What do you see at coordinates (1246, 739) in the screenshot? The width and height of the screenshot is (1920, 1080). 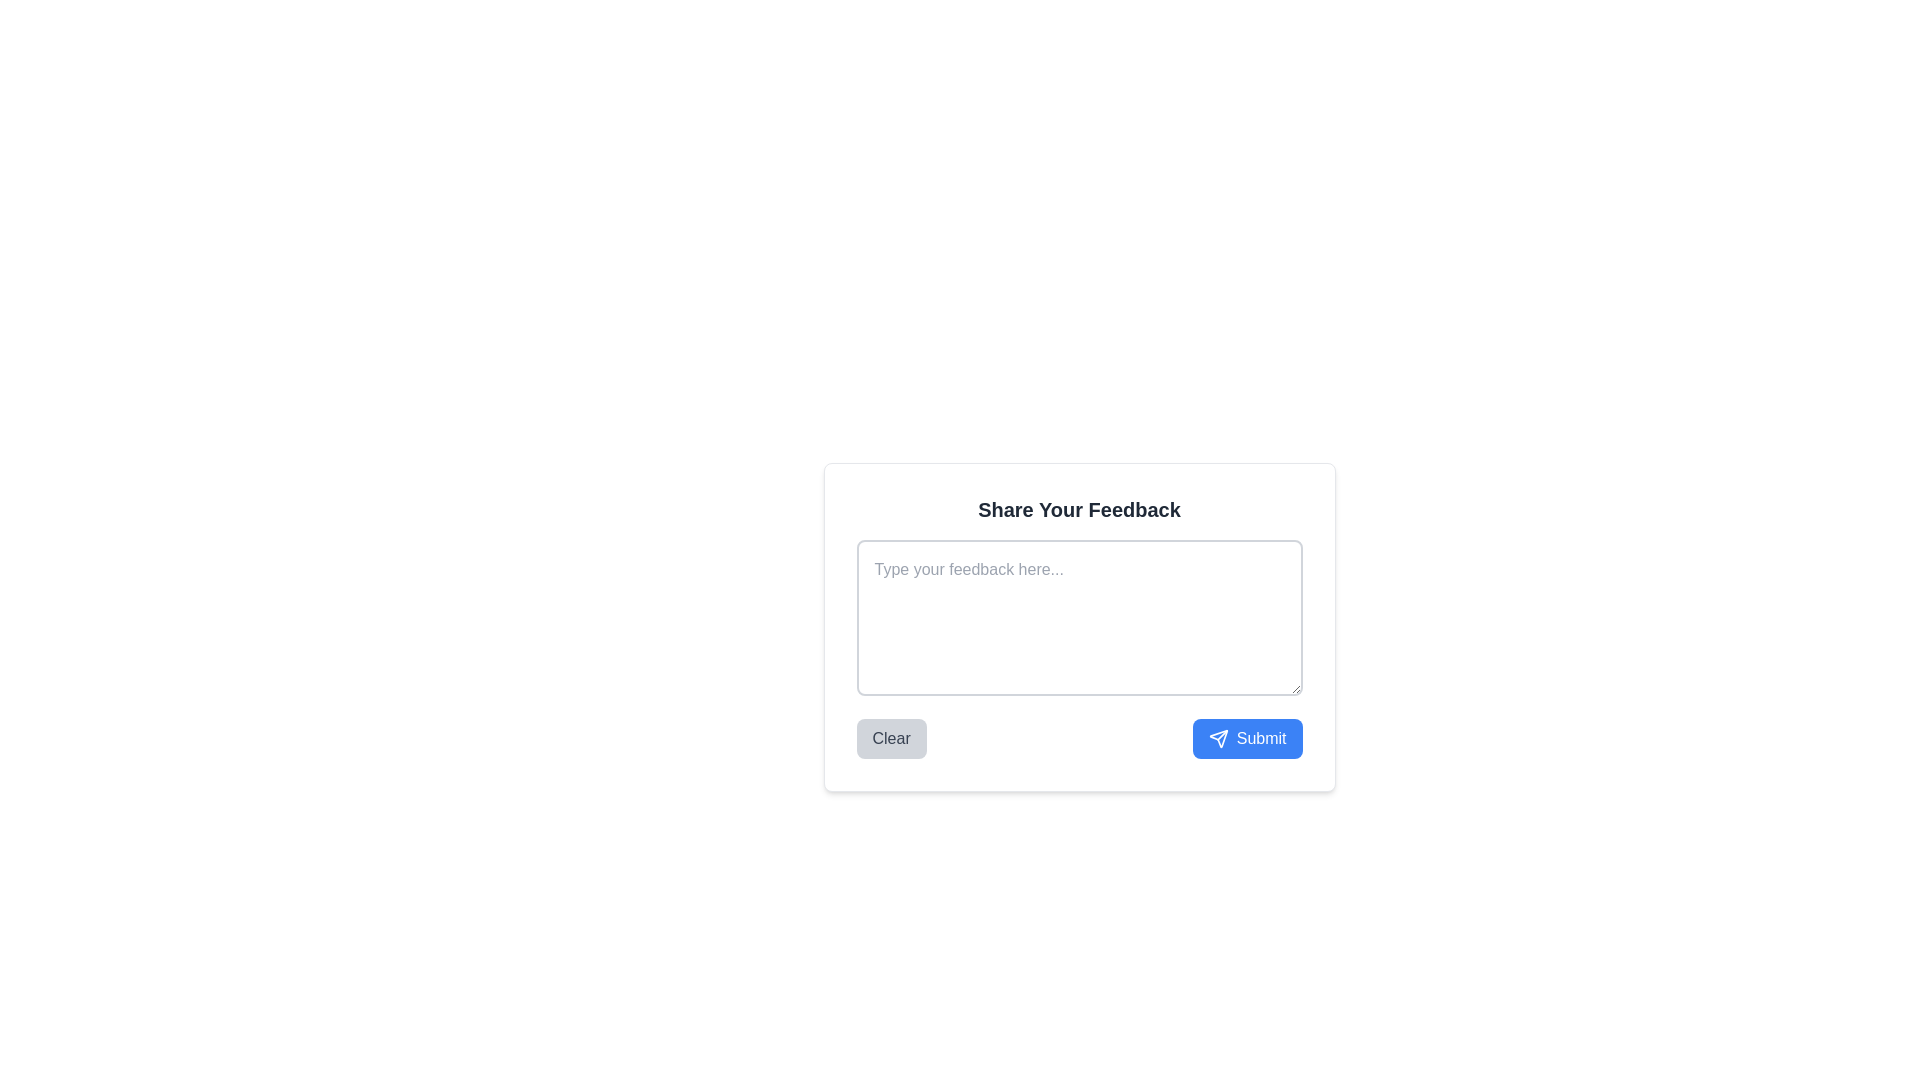 I see `the 'Submit' button with a blue background and white text, located at the bottom of the form interface` at bounding box center [1246, 739].